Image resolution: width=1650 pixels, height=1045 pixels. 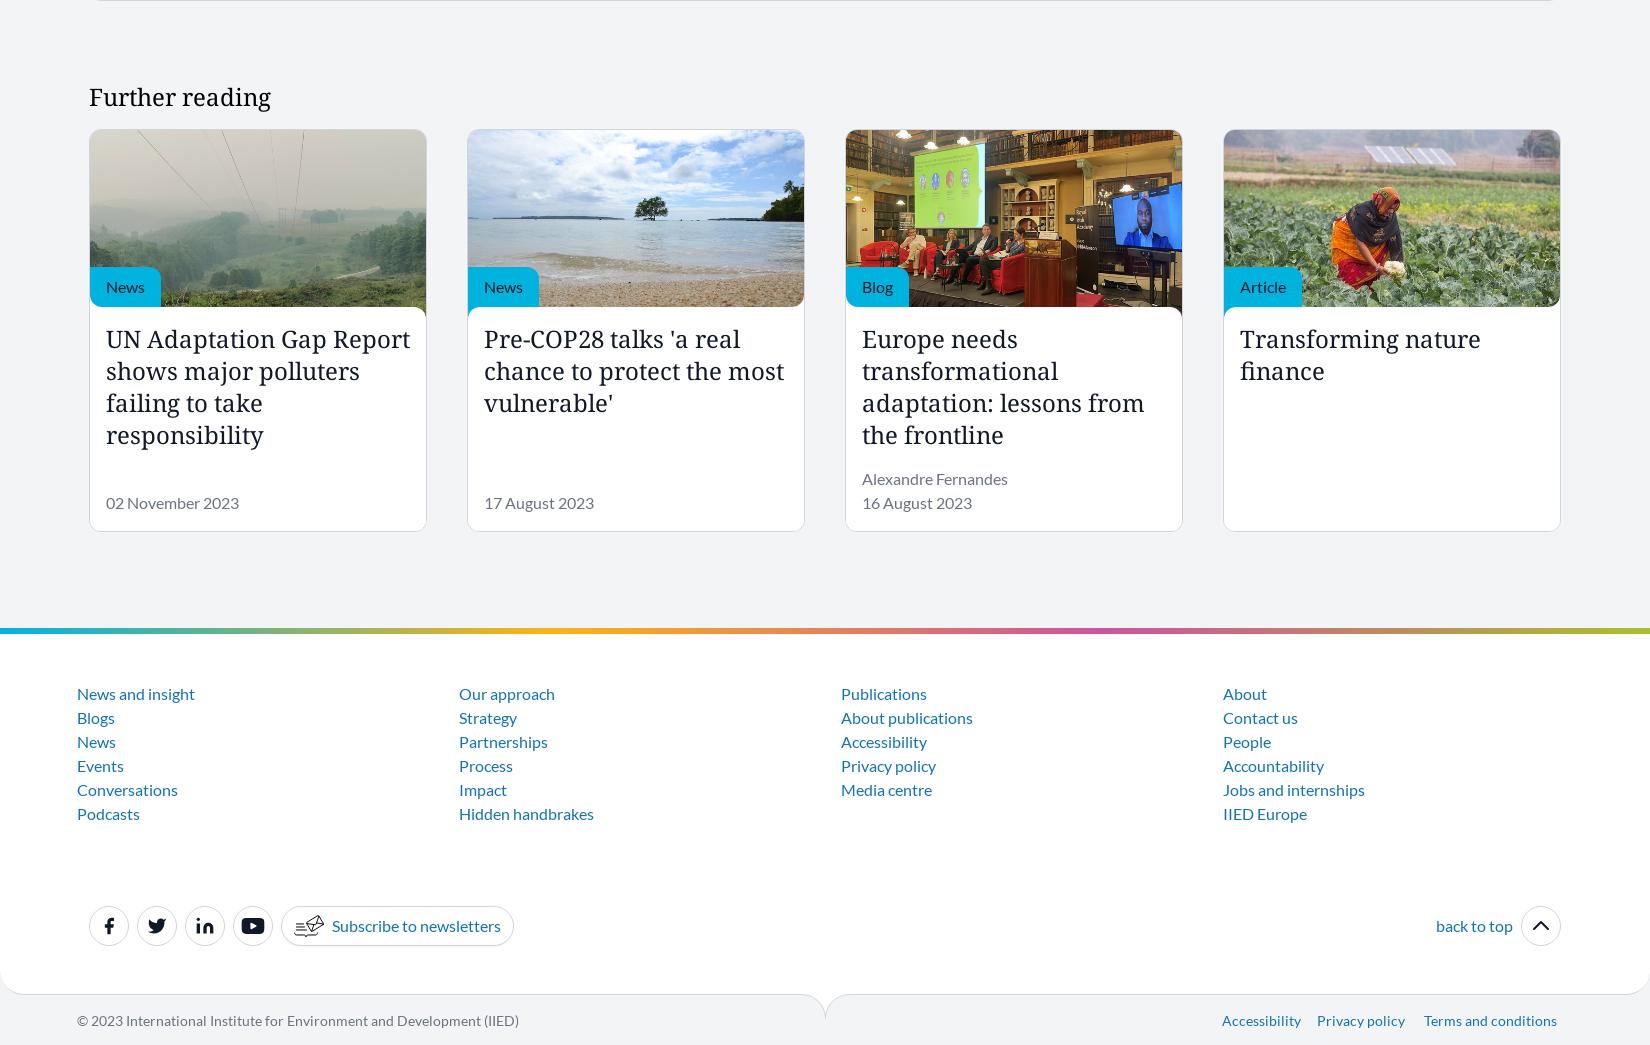 What do you see at coordinates (1222, 715) in the screenshot?
I see `'Contact us'` at bounding box center [1222, 715].